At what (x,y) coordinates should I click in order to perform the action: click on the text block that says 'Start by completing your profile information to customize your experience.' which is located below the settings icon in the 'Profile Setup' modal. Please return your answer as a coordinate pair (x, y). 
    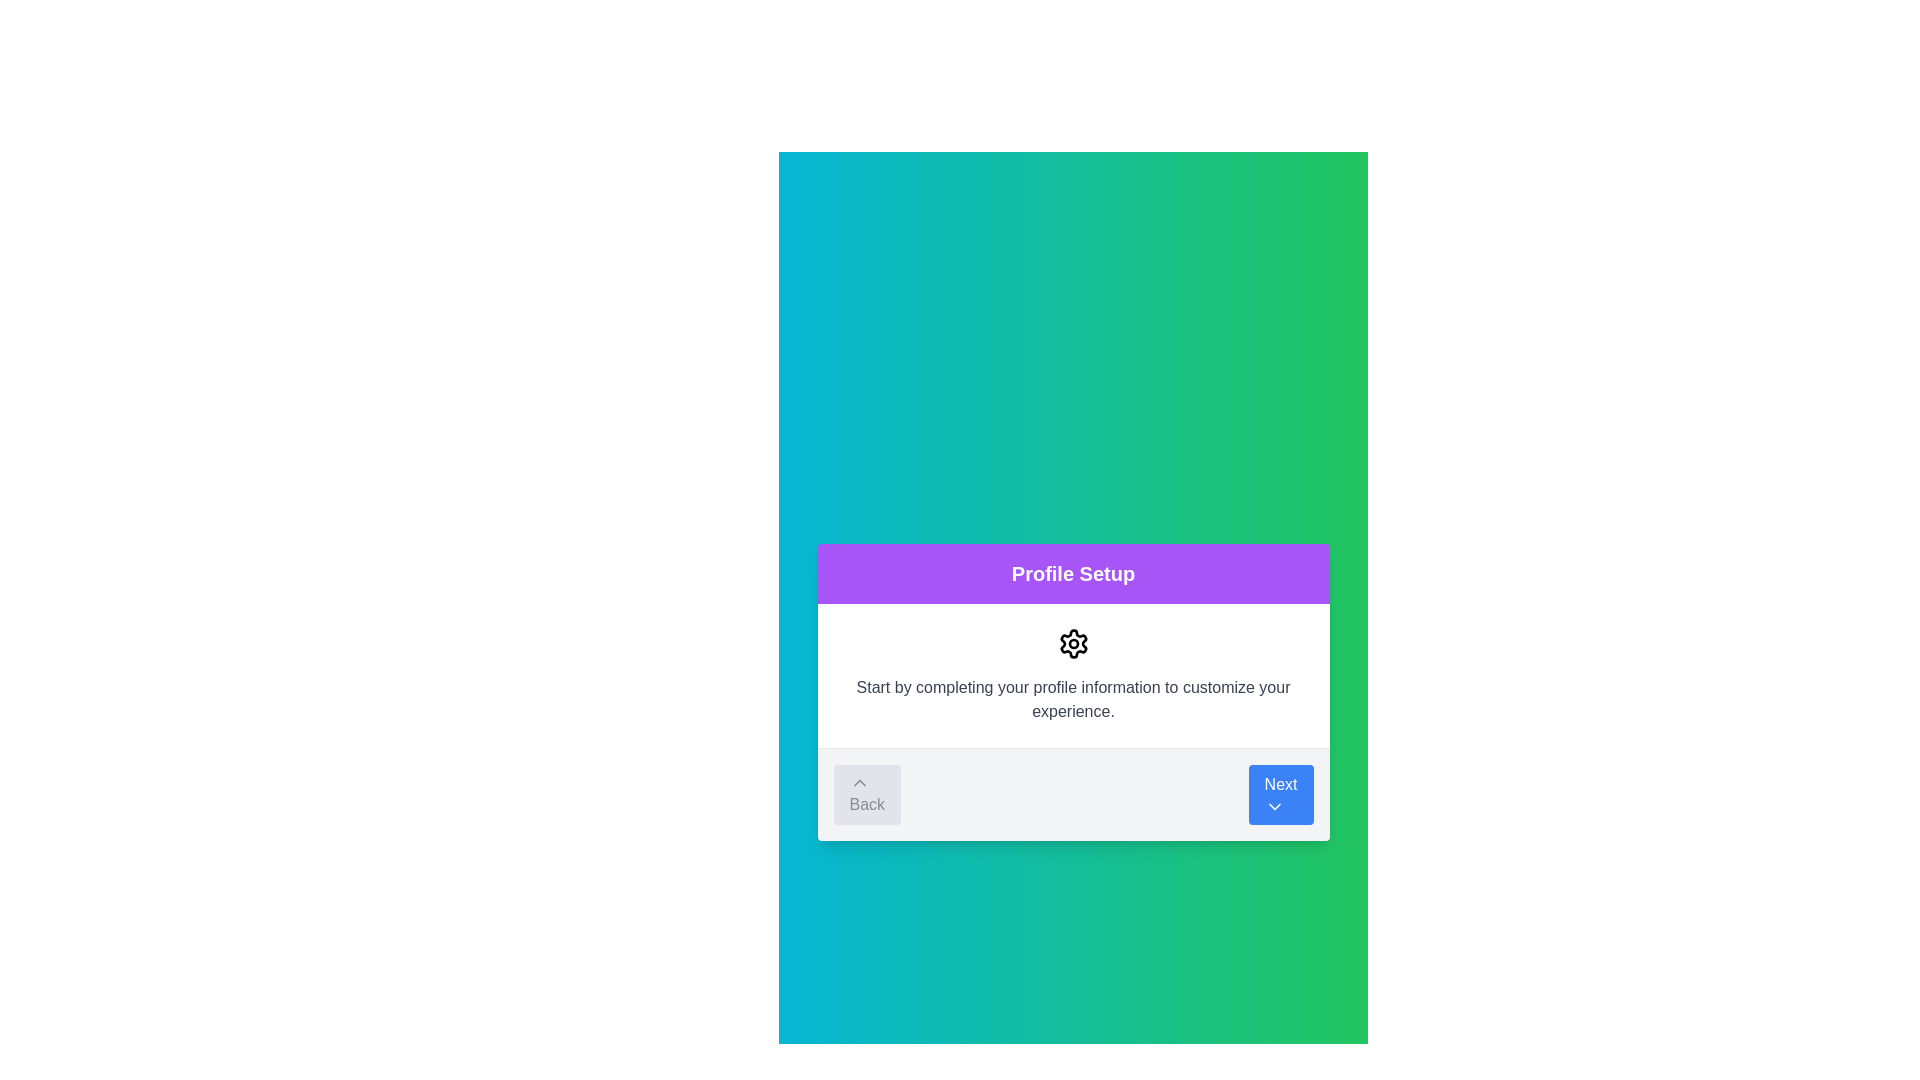
    Looking at the image, I should click on (1072, 698).